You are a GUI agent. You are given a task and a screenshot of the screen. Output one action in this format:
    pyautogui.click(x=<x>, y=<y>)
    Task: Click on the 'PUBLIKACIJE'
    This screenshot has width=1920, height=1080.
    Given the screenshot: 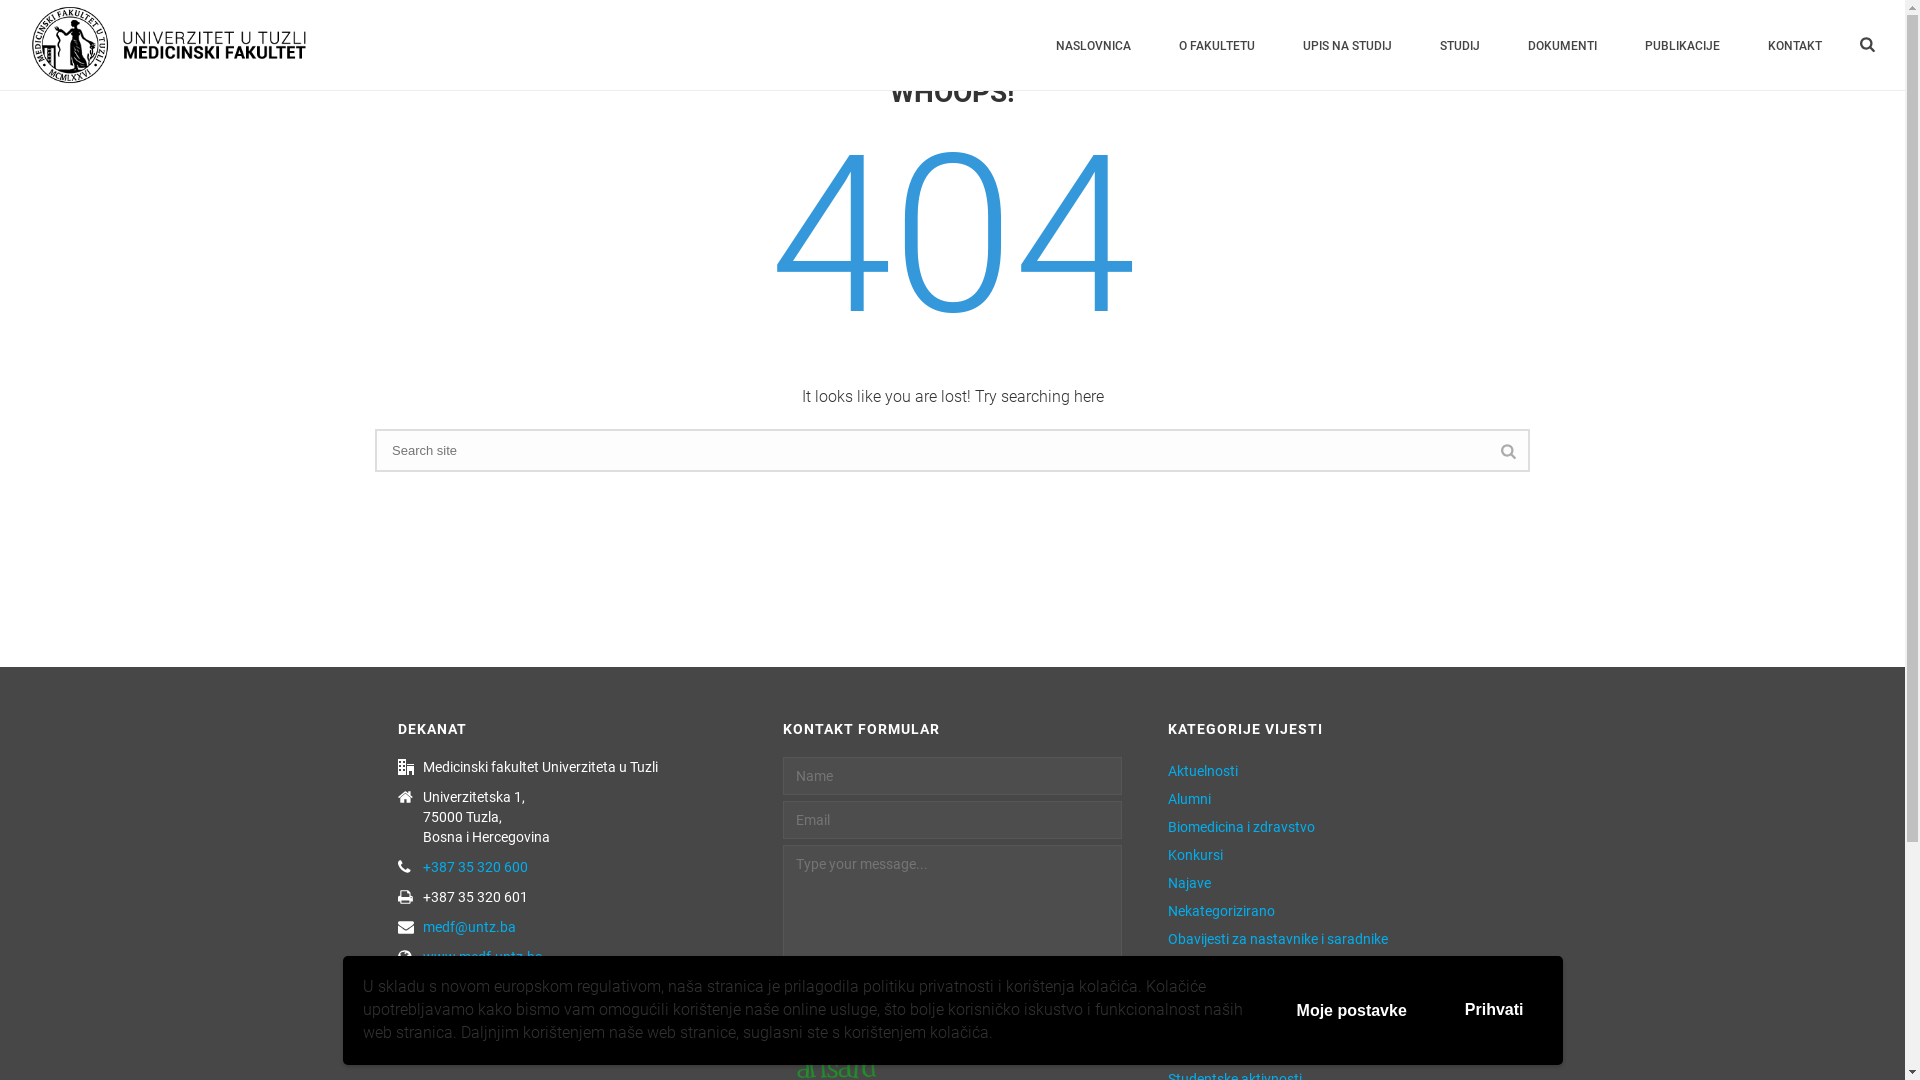 What is the action you would take?
    pyautogui.click(x=1681, y=45)
    